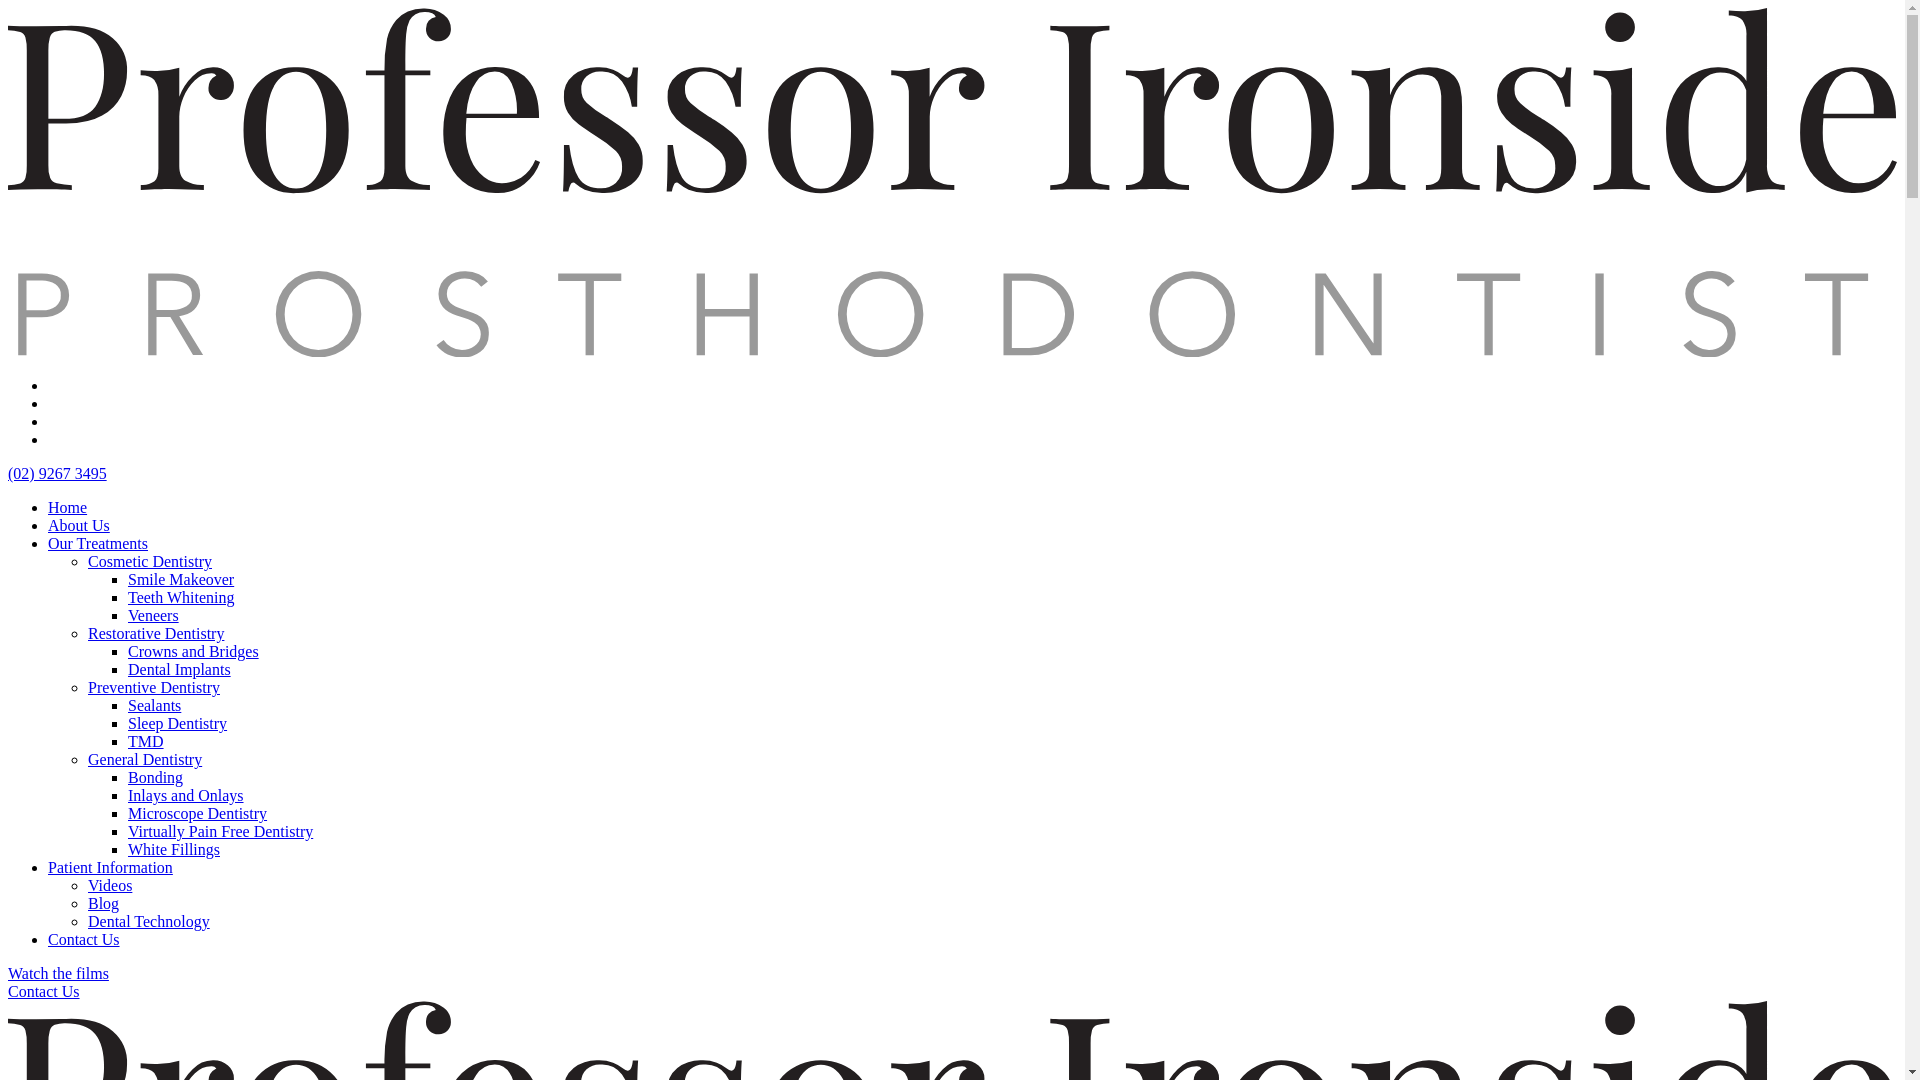 Image resolution: width=1920 pixels, height=1080 pixels. Describe the element at coordinates (127, 776) in the screenshot. I see `'Bonding'` at that location.